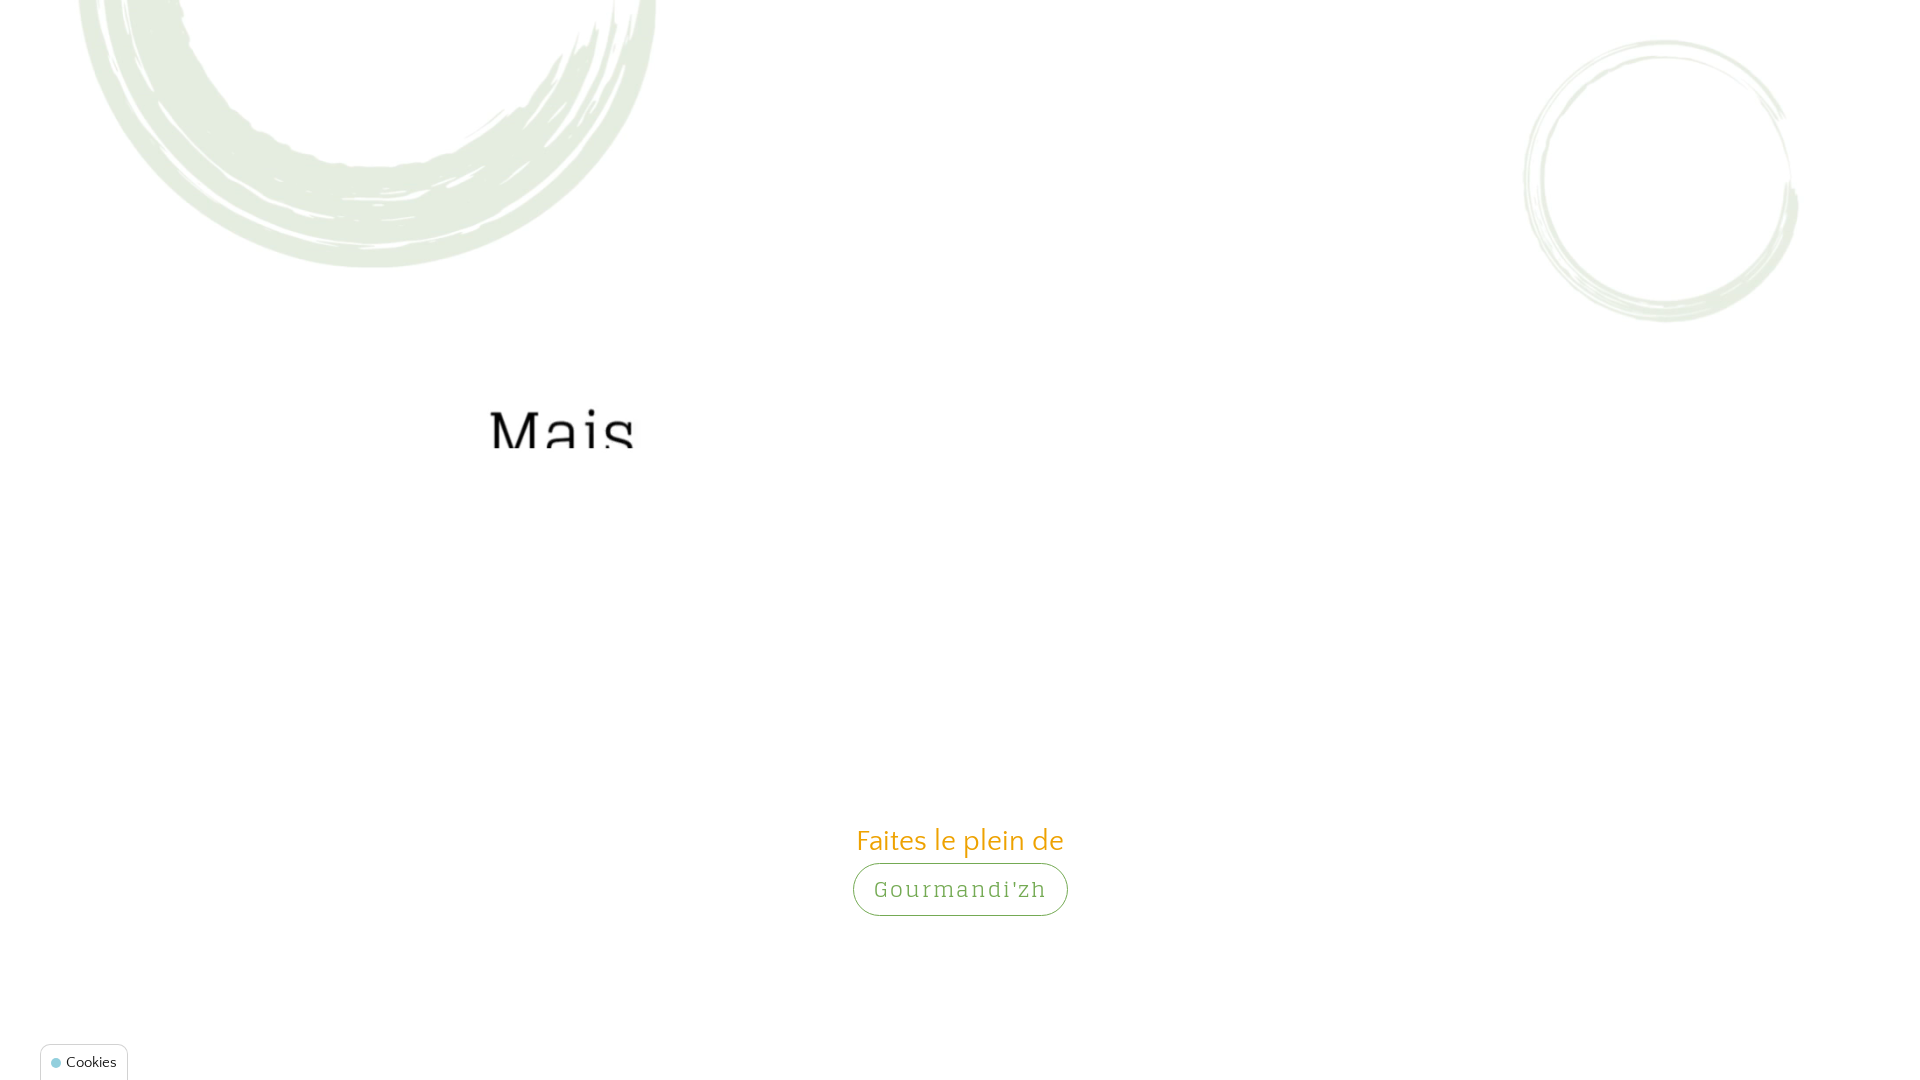 This screenshot has width=1920, height=1080. What do you see at coordinates (958, 888) in the screenshot?
I see `'Gourmandi'zh'` at bounding box center [958, 888].